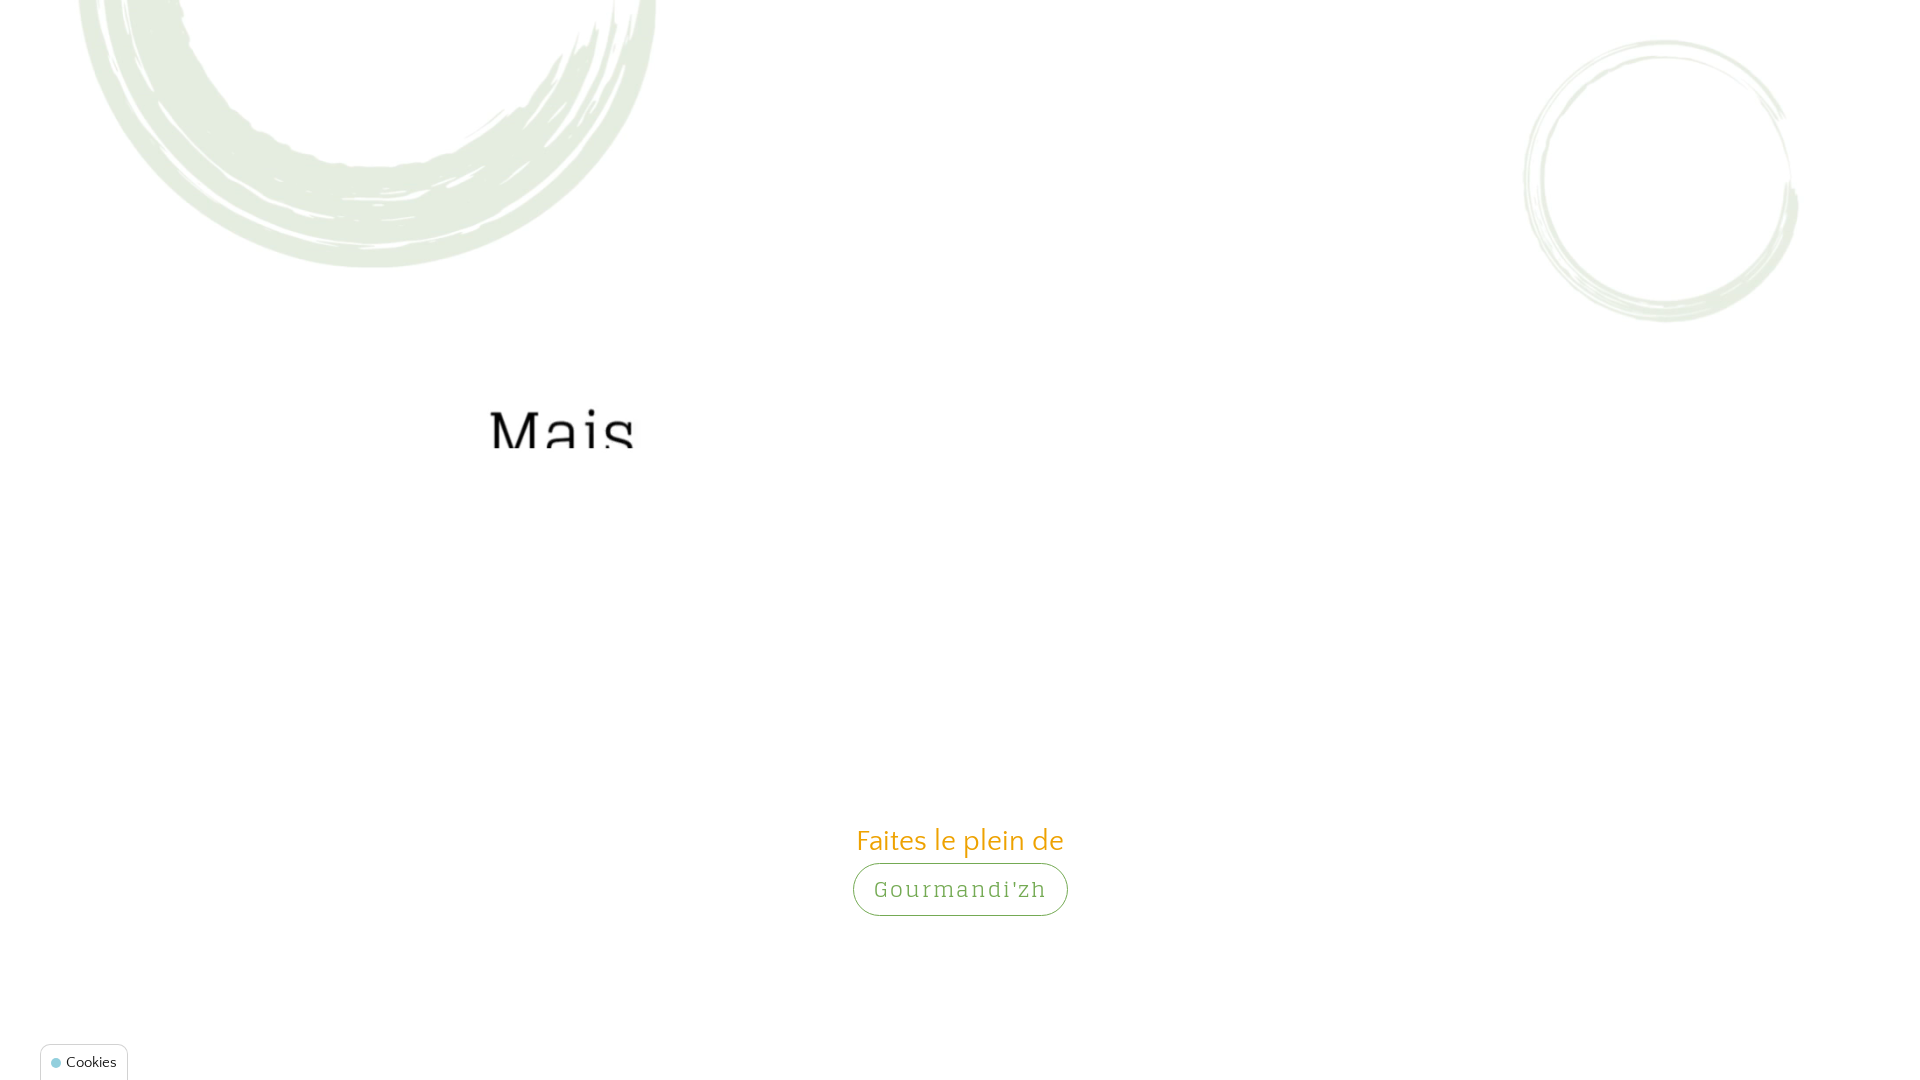 This screenshot has width=1920, height=1080. What do you see at coordinates (958, 888) in the screenshot?
I see `'Gourmandi'zh'` at bounding box center [958, 888].